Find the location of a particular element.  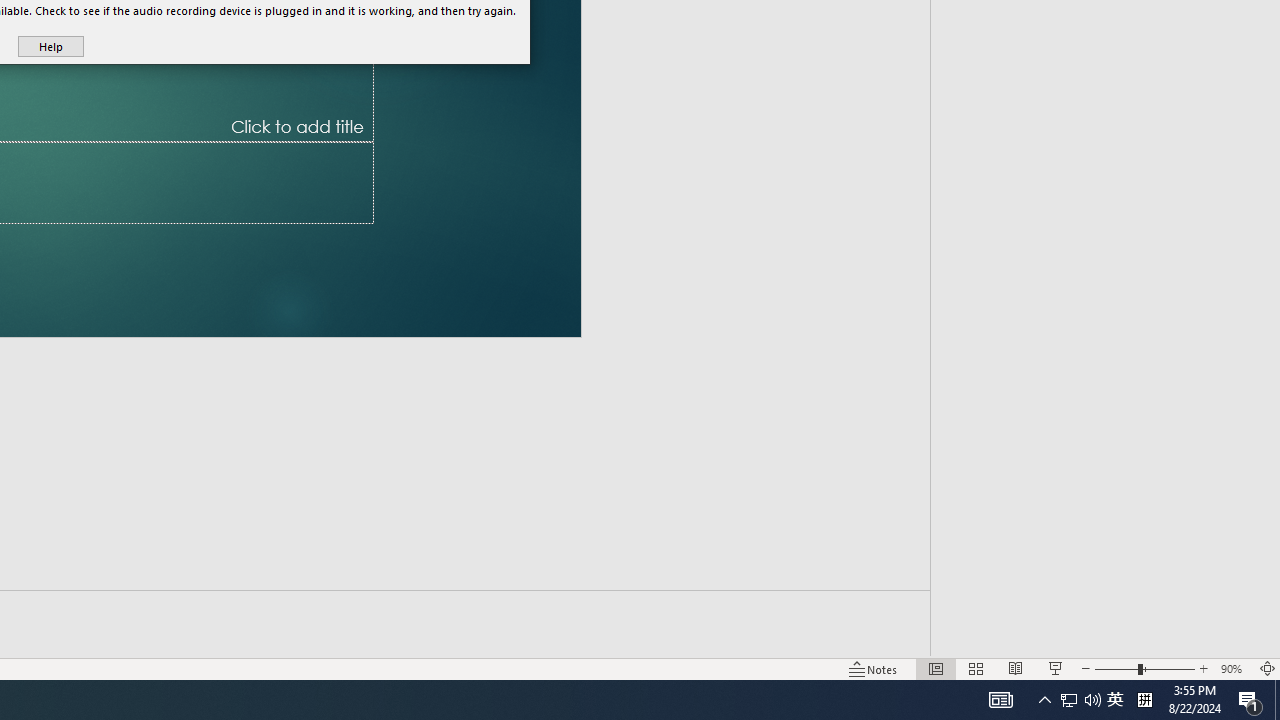

'Action Center, 1 new notification' is located at coordinates (1250, 698).